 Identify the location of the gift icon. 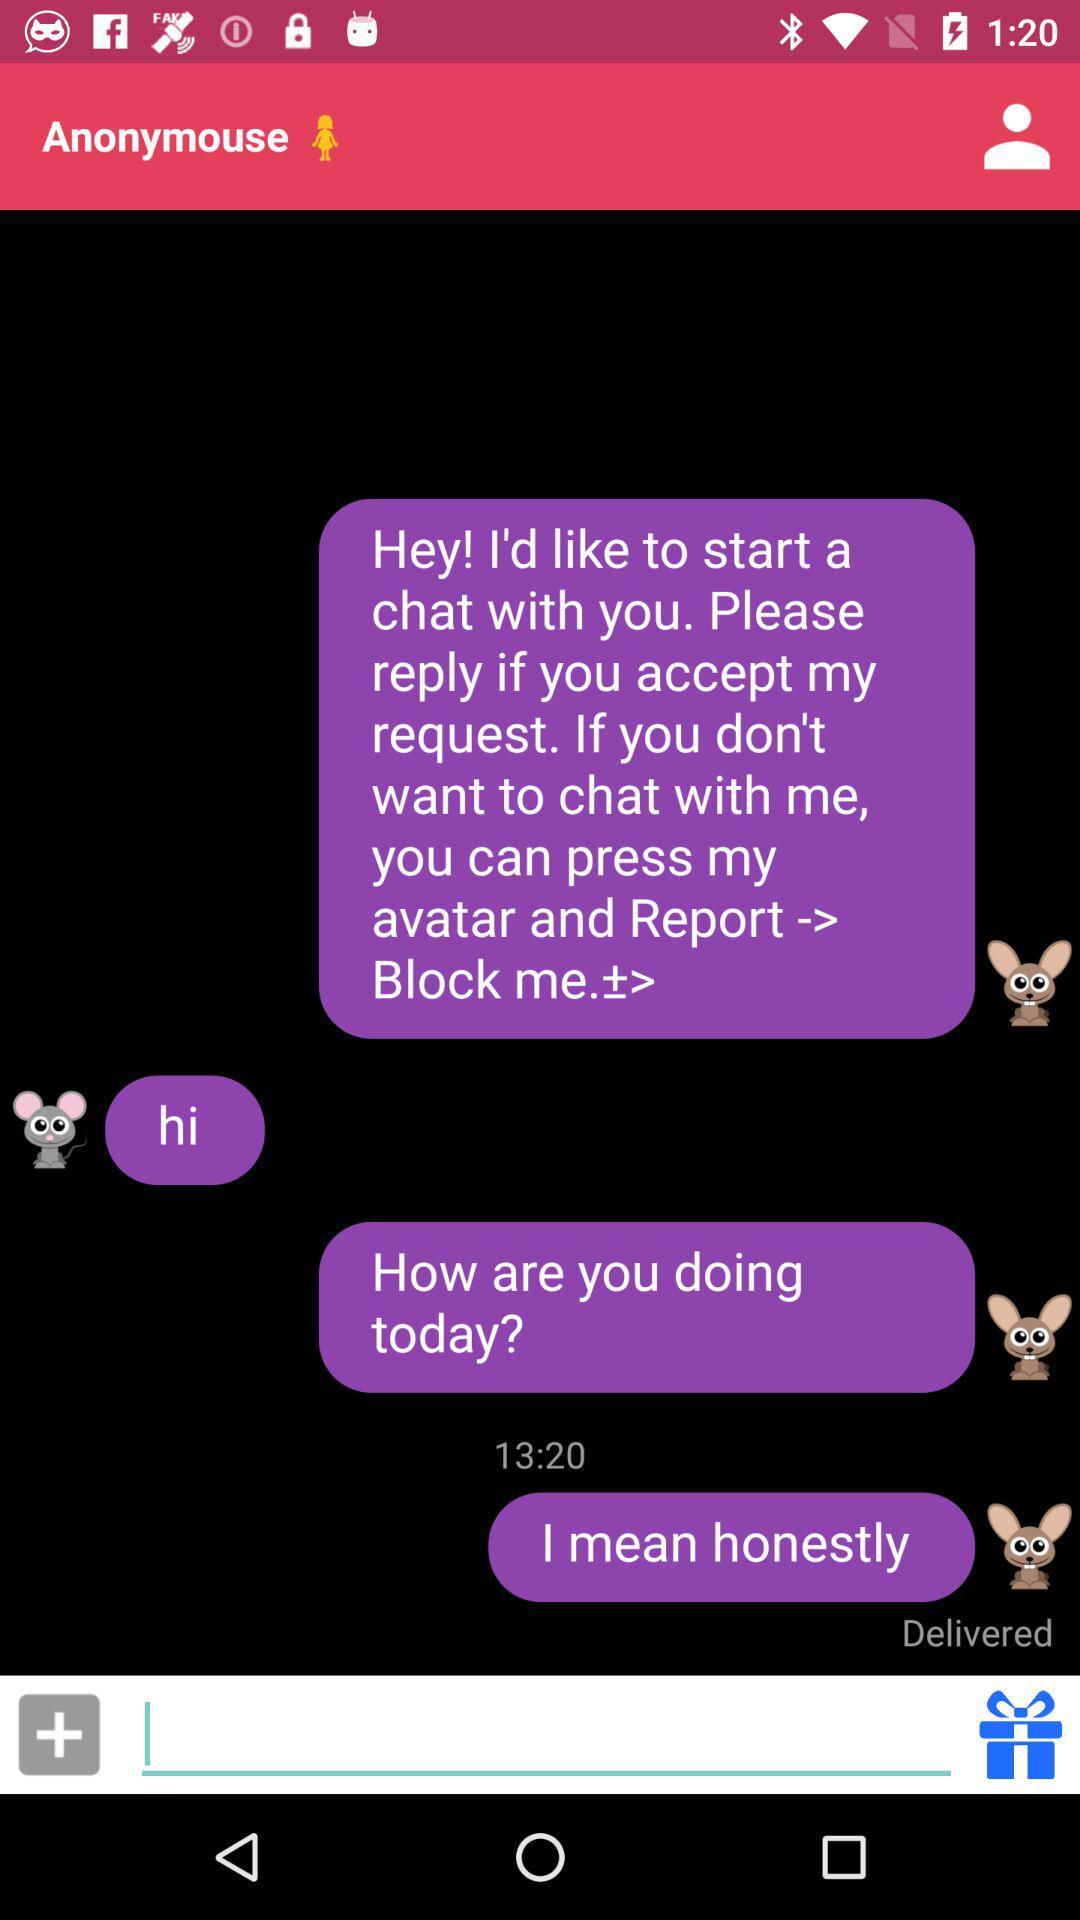
(1020, 1733).